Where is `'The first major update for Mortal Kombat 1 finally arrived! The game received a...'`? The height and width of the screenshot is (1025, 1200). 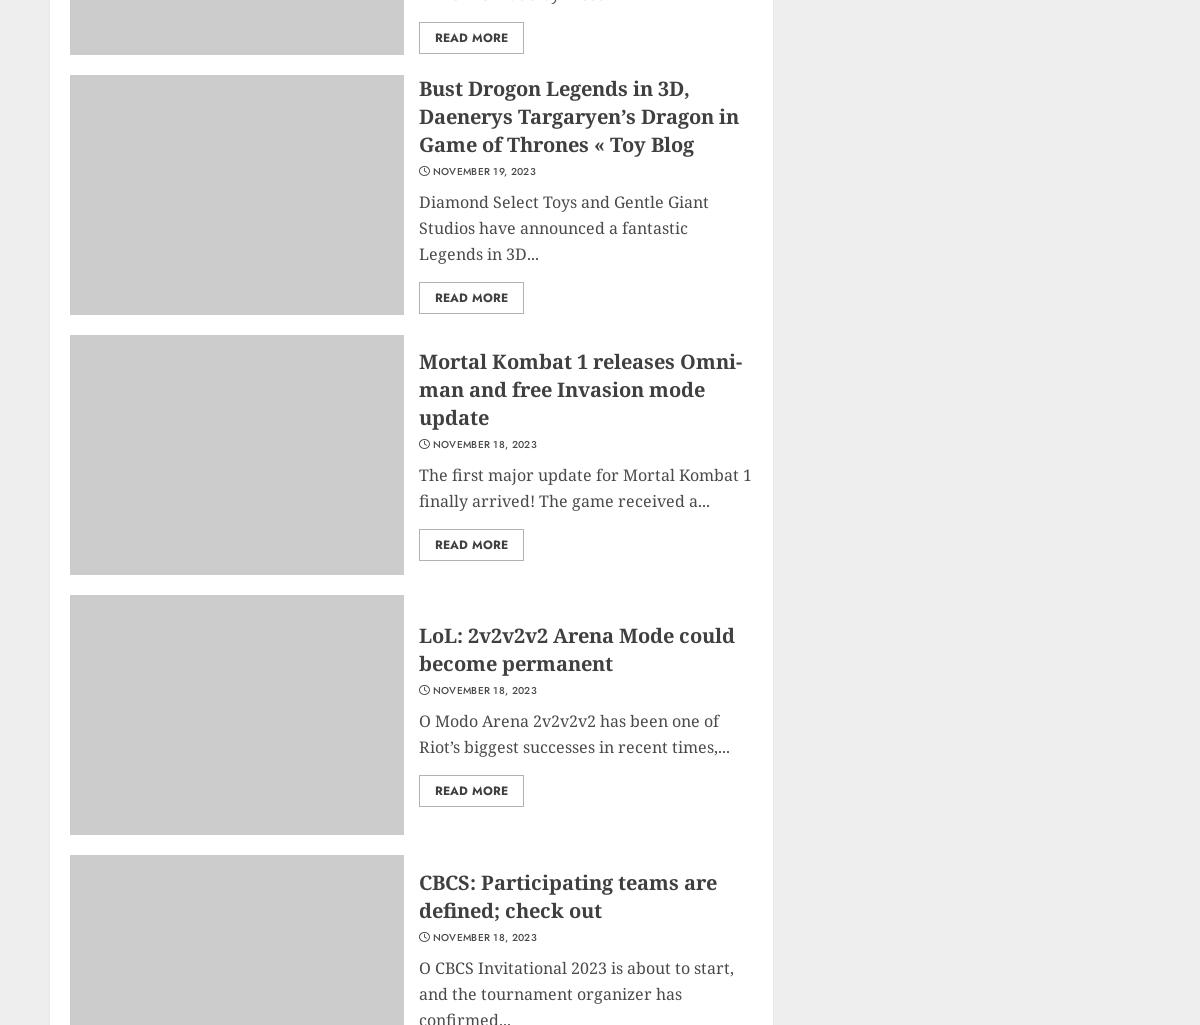
'The first major update for Mortal Kombat 1 finally arrived! The game received a...' is located at coordinates (584, 487).